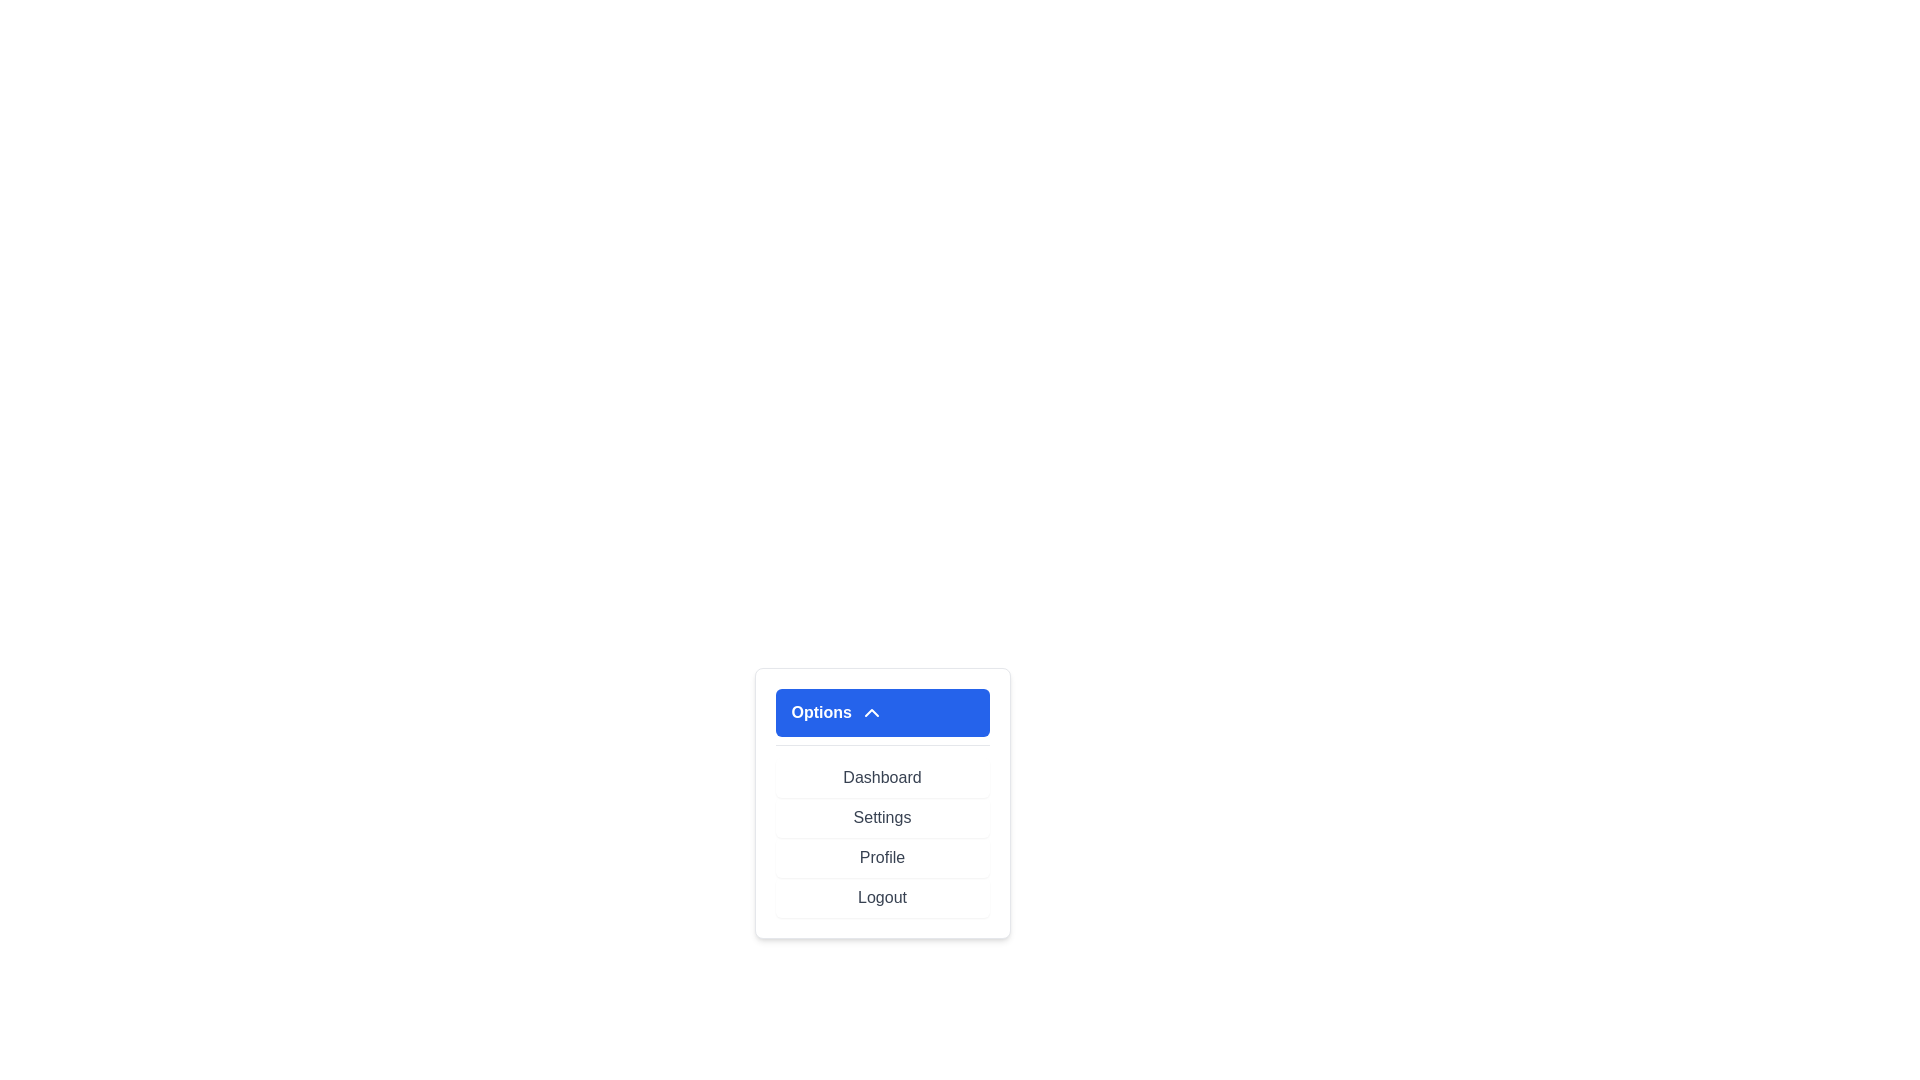 The width and height of the screenshot is (1920, 1080). I want to click on 'Options' button to toggle the menu visibility, so click(881, 712).